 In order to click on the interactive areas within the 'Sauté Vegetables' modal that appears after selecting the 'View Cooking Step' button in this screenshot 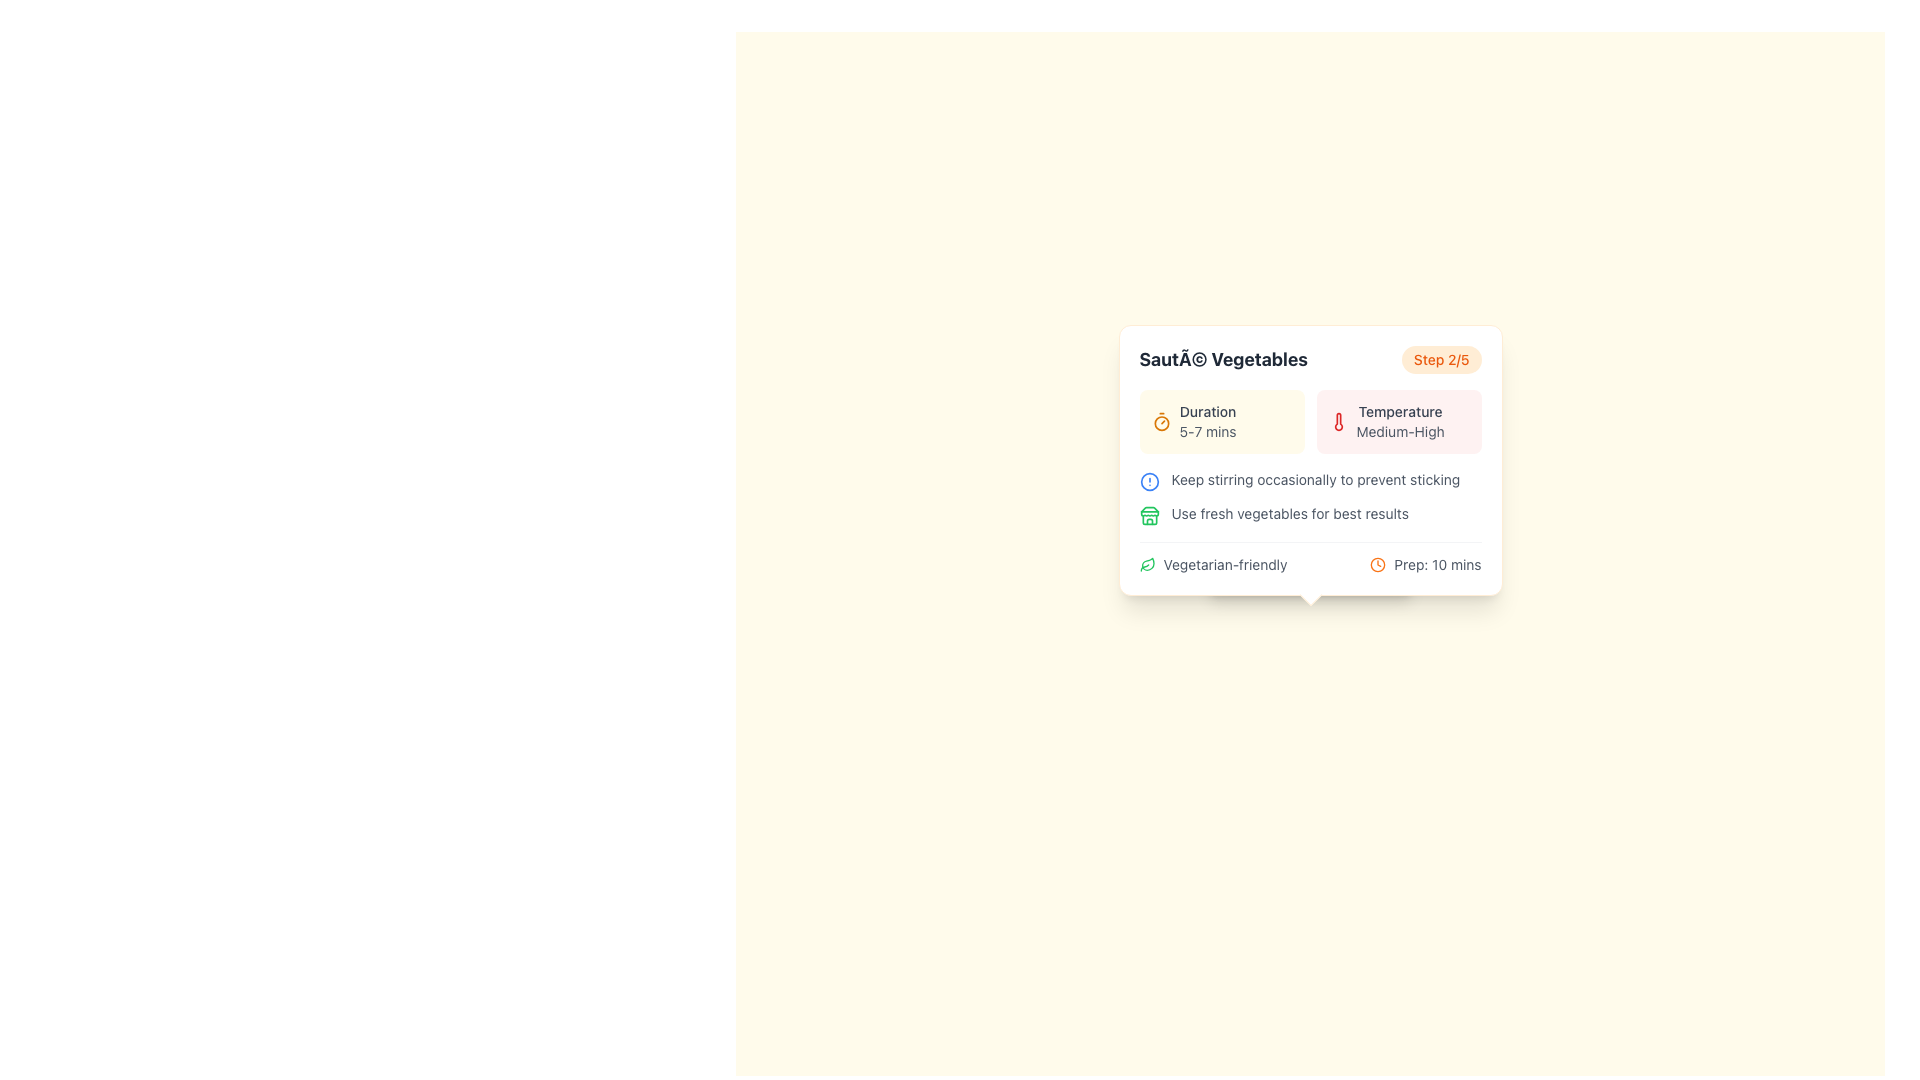, I will do `click(1310, 460)`.